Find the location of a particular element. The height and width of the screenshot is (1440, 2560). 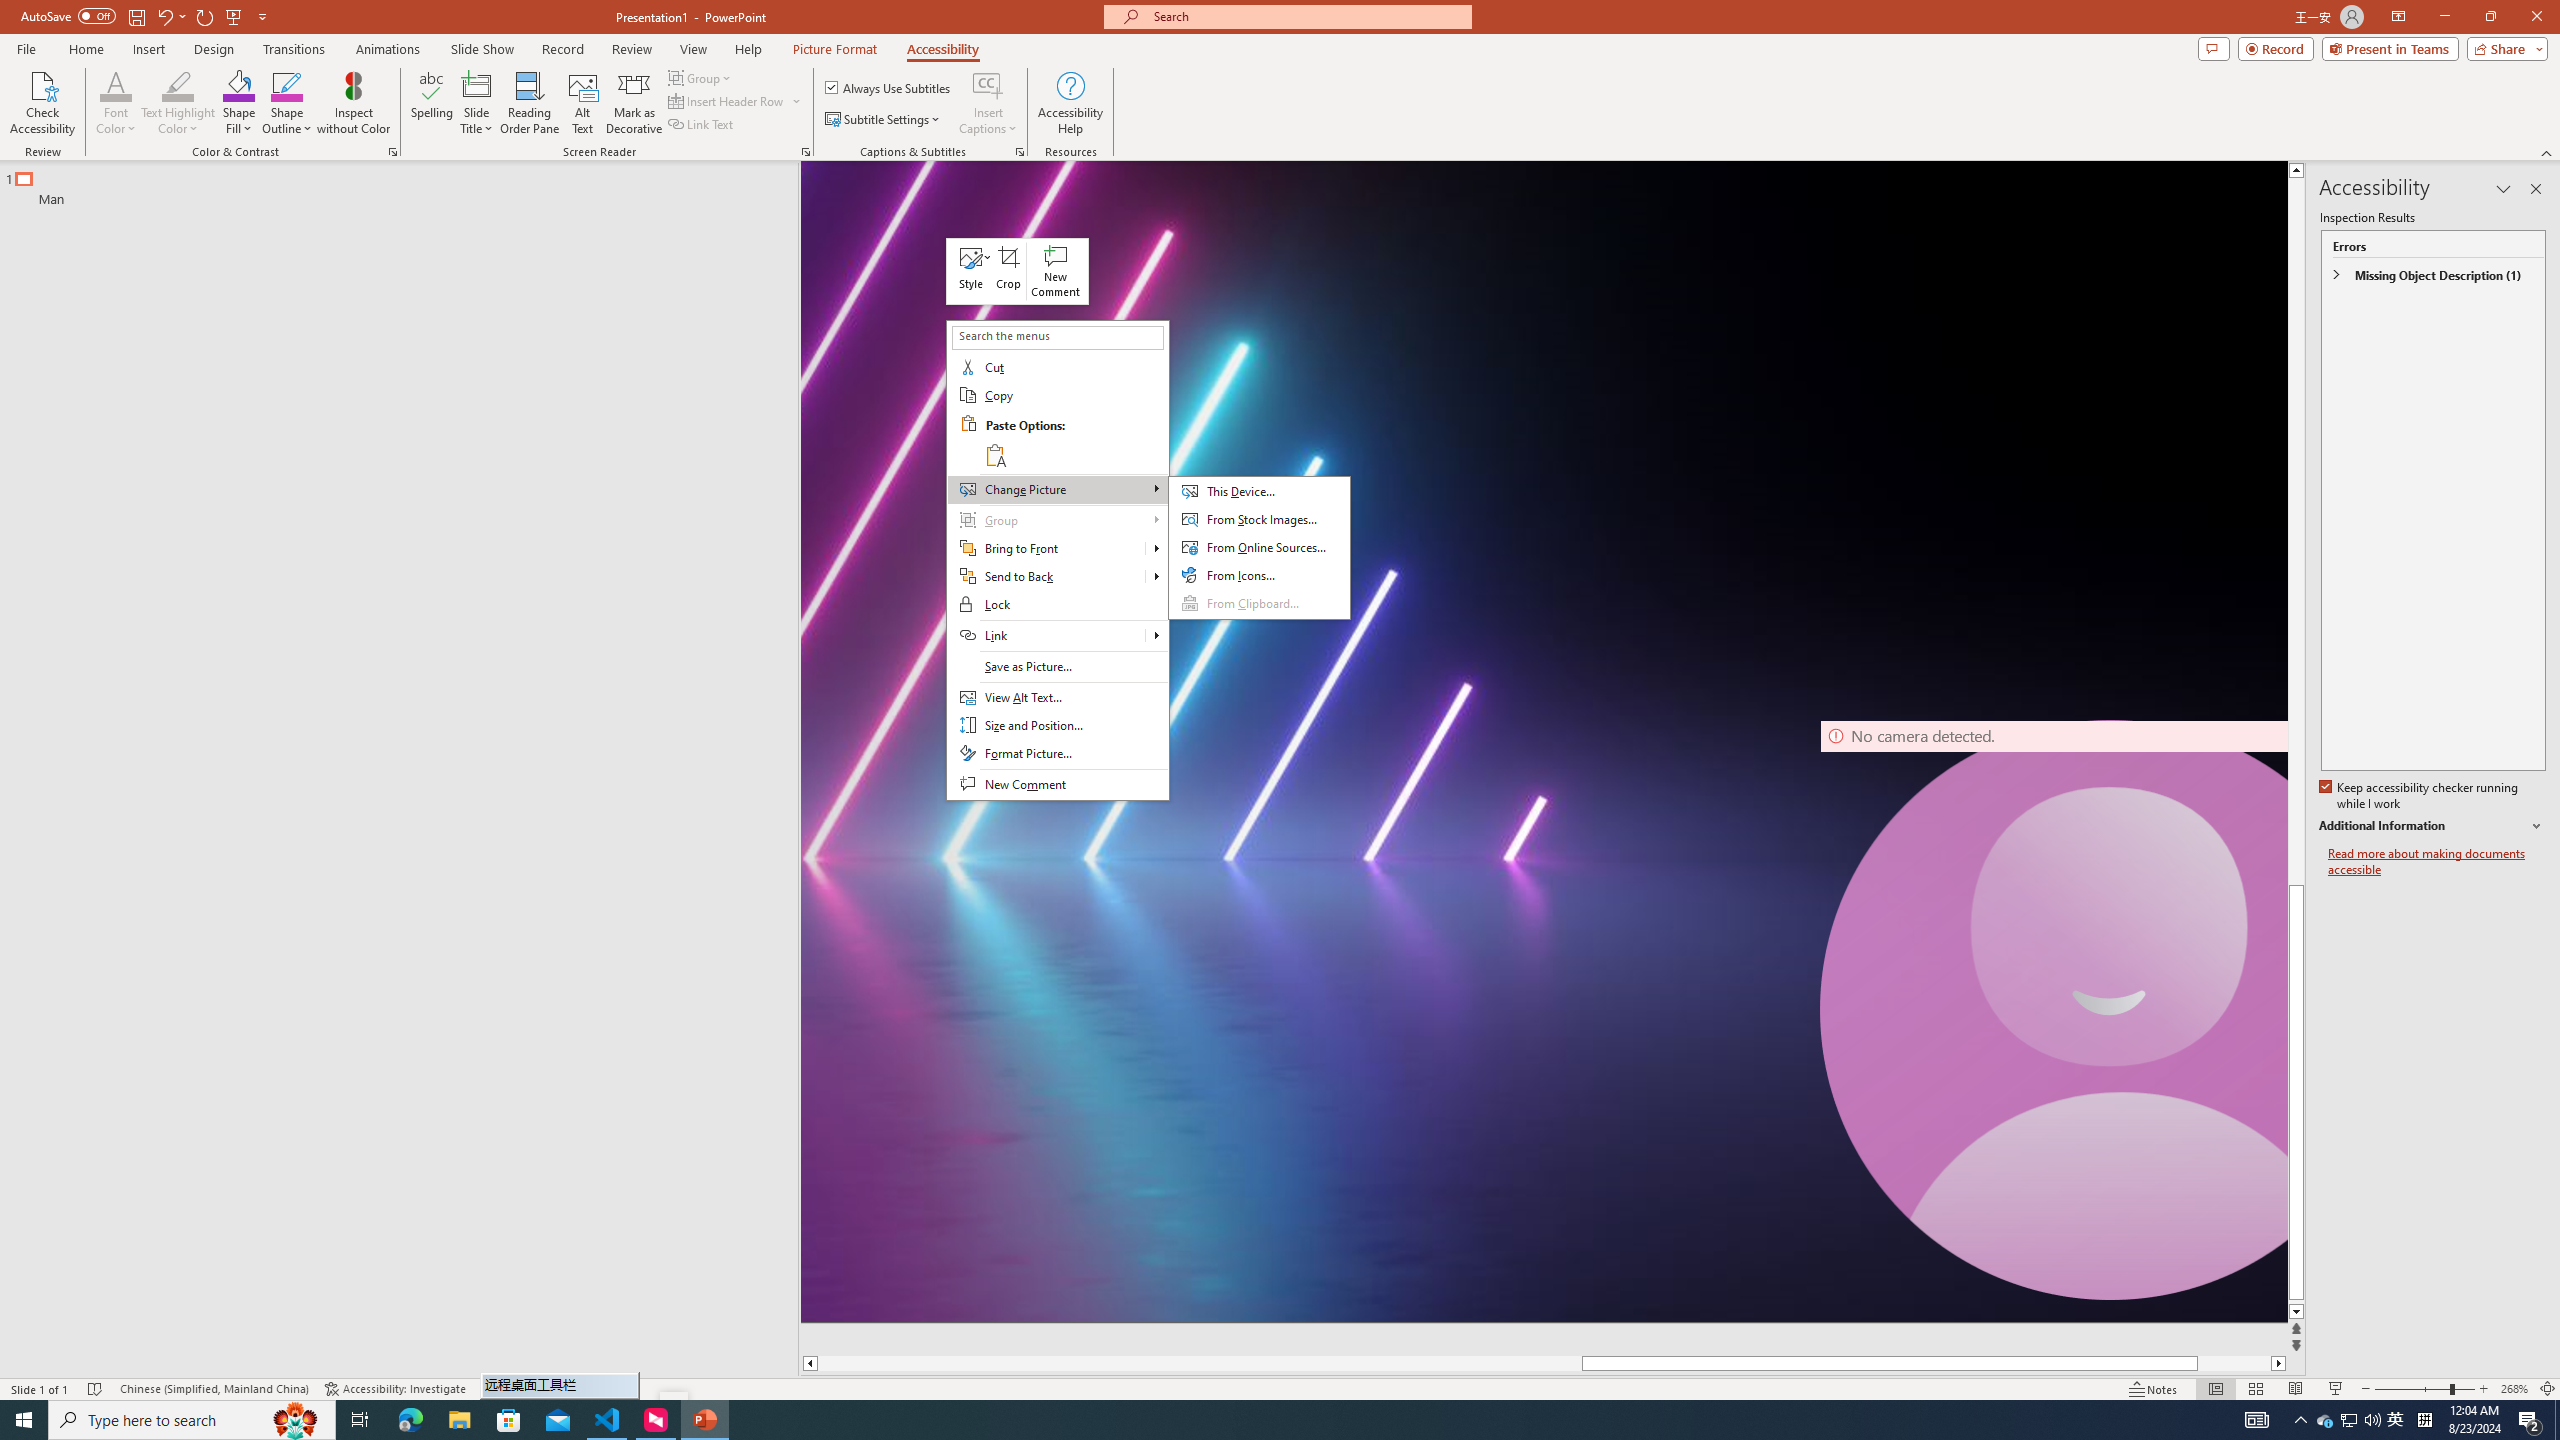

'Send to Back' is located at coordinates (1044, 575).